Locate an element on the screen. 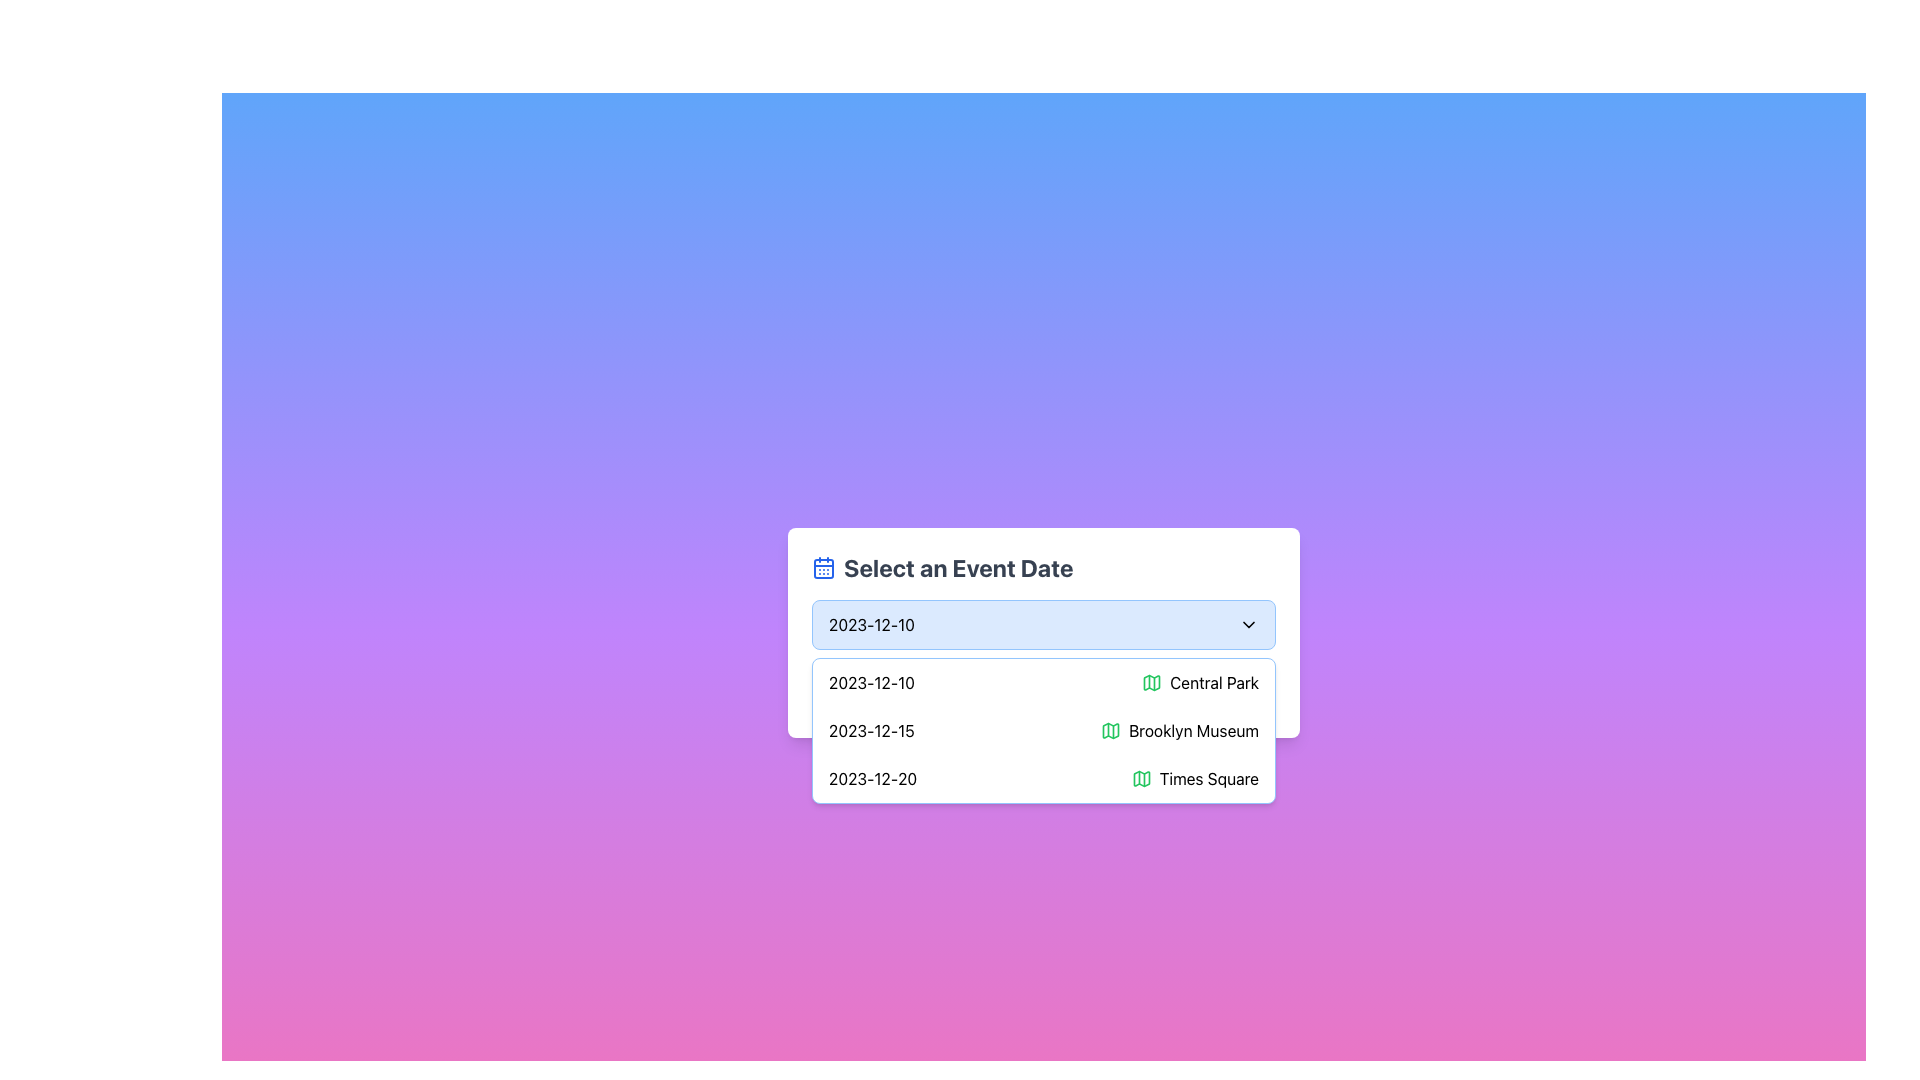 This screenshot has width=1920, height=1080. the blue calendar icon located to the left of the 'Select an Event Date' text in the header area of the dropdown interface is located at coordinates (824, 567).